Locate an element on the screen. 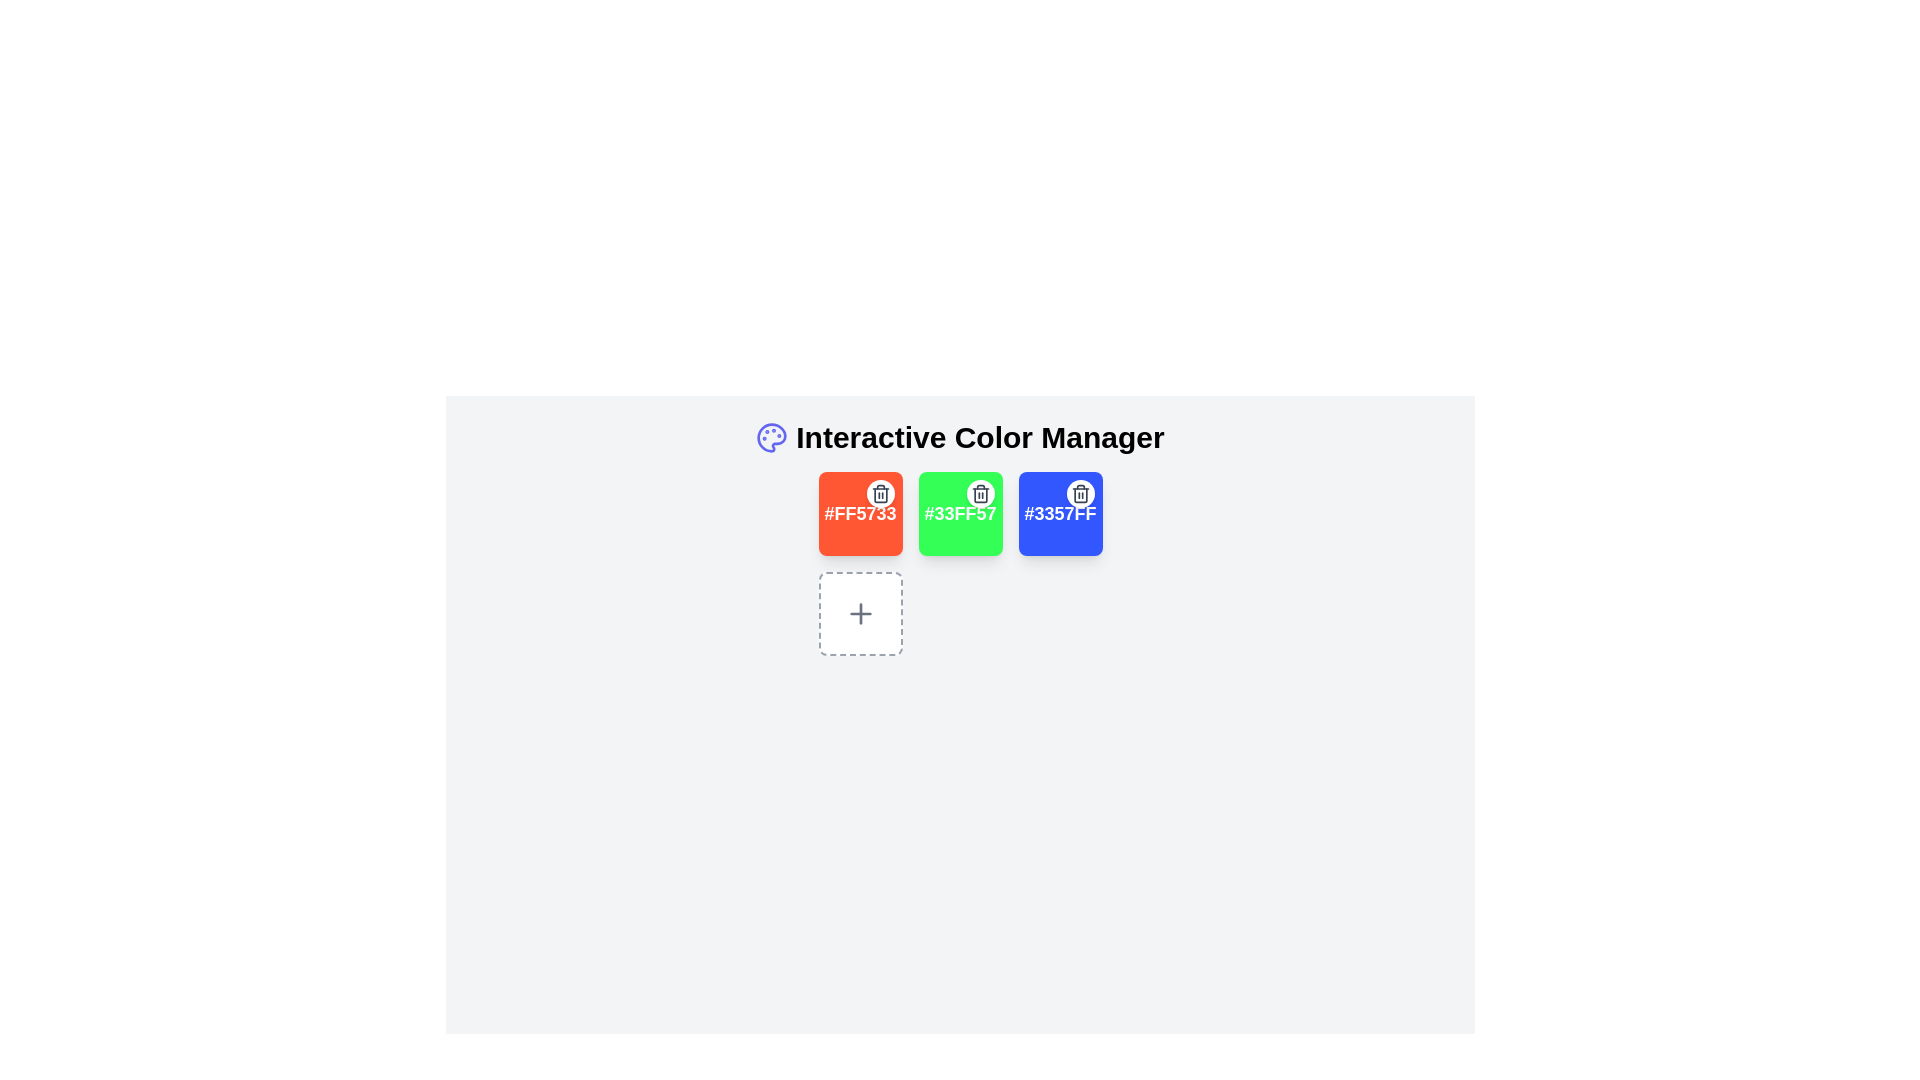 The image size is (1920, 1080). the white square button with a dashed border and a gray plus icon, located at the bottom-left corner of the grid layout is located at coordinates (860, 612).